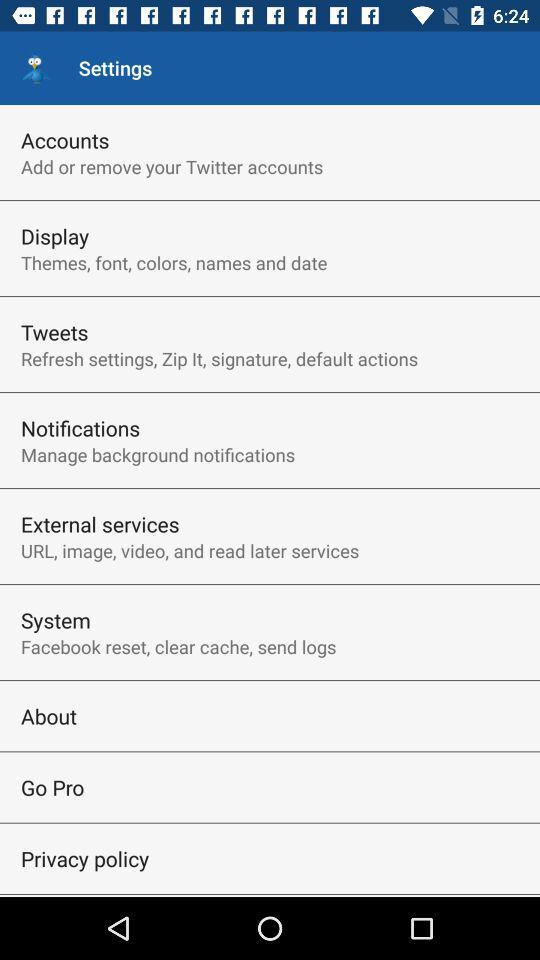 The height and width of the screenshot is (960, 540). What do you see at coordinates (190, 550) in the screenshot?
I see `url image video` at bounding box center [190, 550].